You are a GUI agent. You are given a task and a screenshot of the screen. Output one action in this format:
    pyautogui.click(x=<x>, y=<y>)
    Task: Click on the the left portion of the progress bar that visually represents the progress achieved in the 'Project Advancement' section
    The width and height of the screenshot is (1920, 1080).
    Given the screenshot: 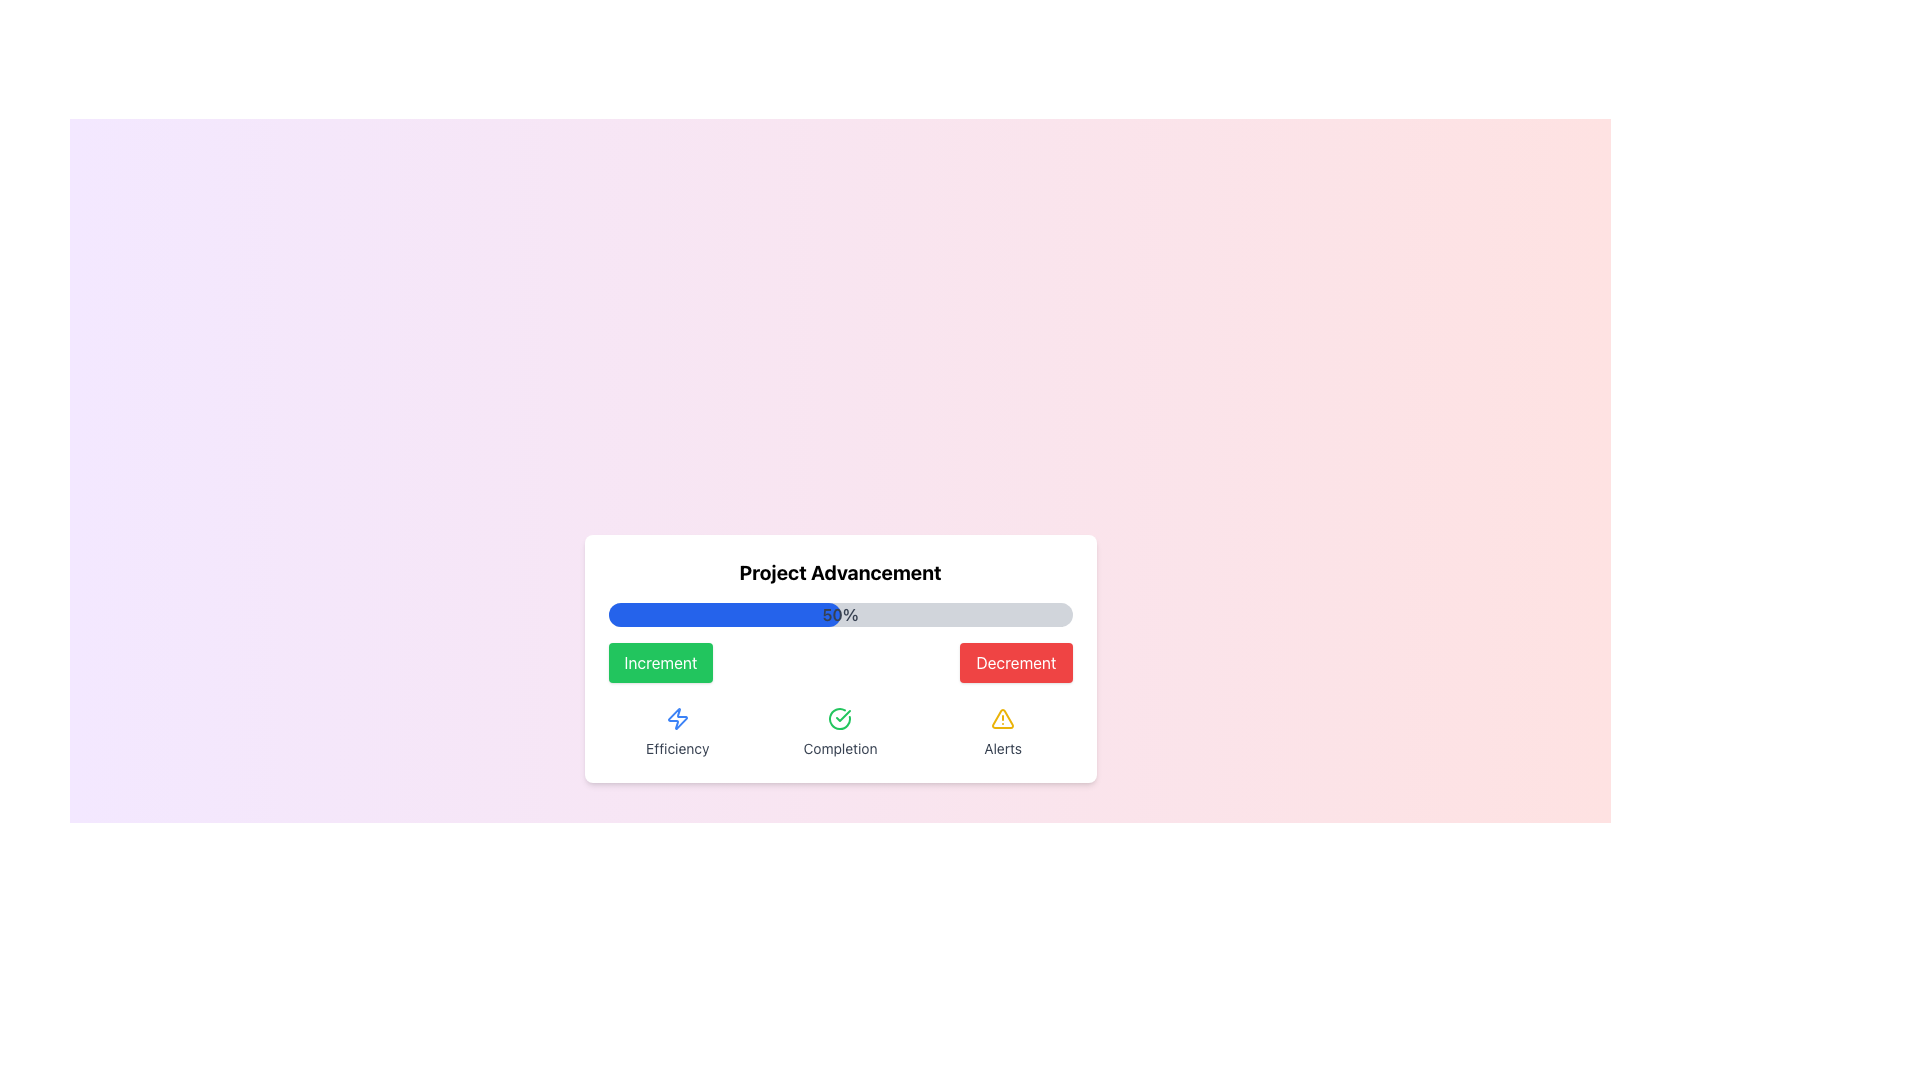 What is the action you would take?
    pyautogui.click(x=723, y=613)
    